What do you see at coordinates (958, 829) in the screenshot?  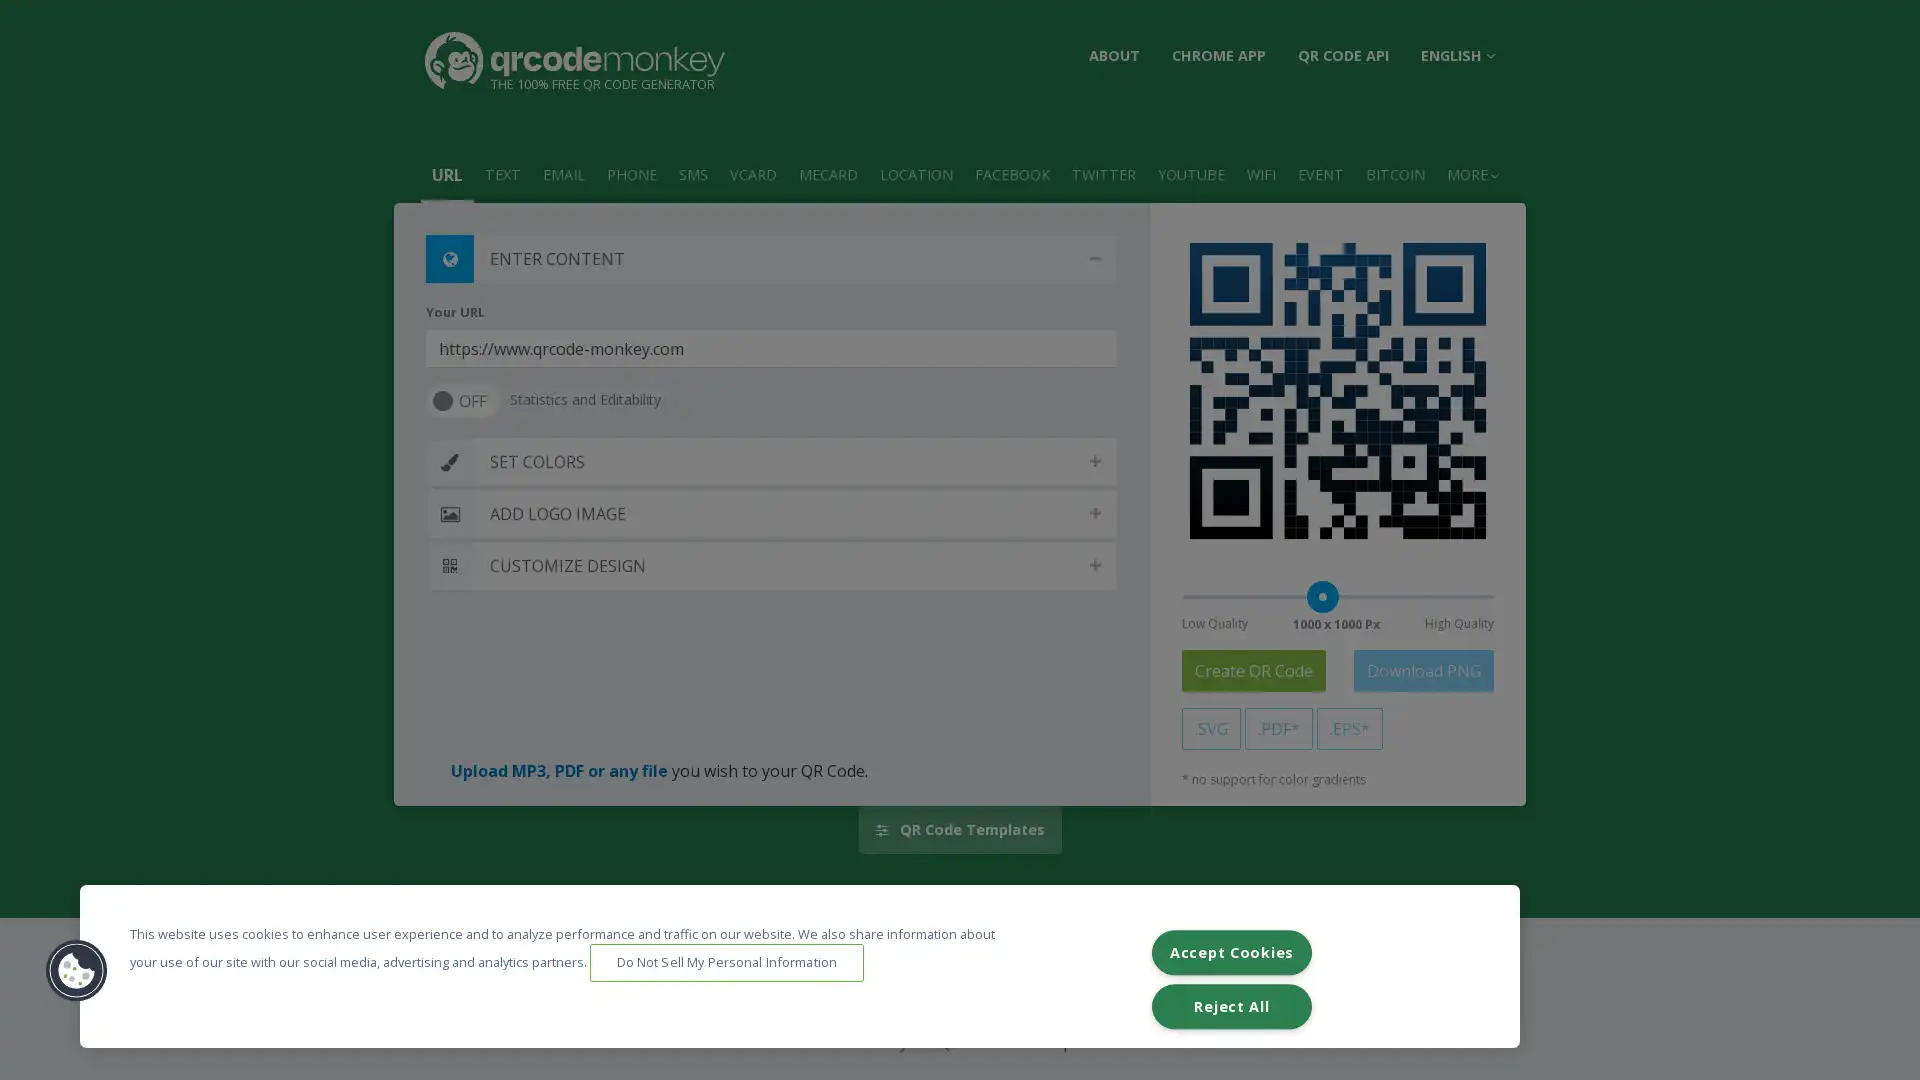 I see `QR Code Templates` at bounding box center [958, 829].